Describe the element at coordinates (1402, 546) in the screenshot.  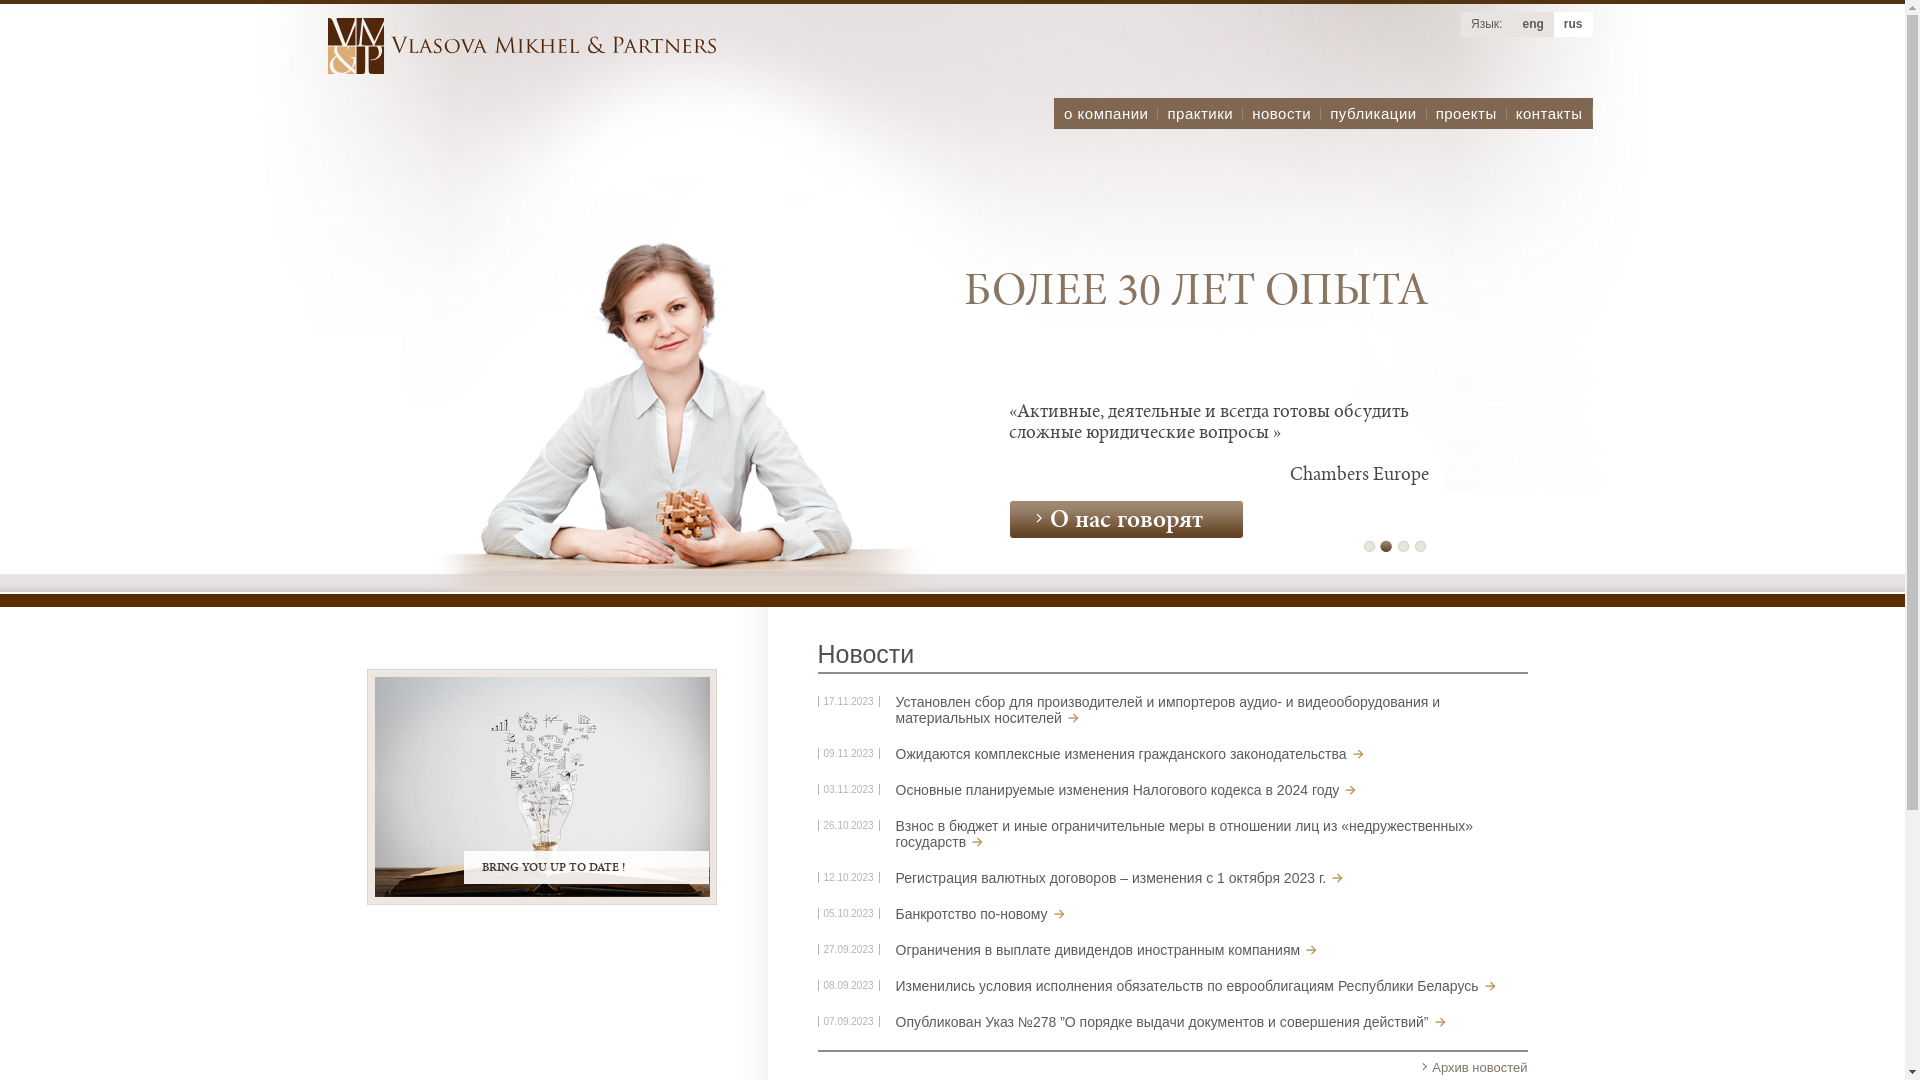
I see `'3'` at that location.